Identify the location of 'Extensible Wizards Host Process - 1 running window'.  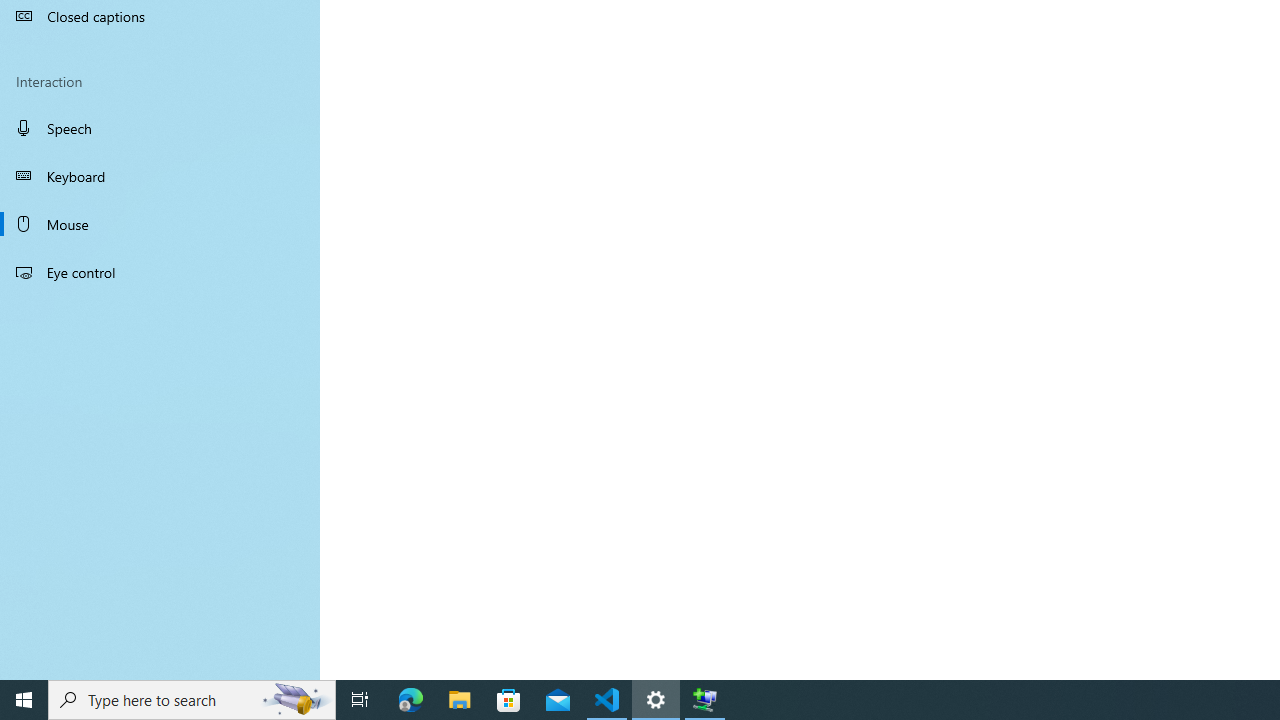
(705, 698).